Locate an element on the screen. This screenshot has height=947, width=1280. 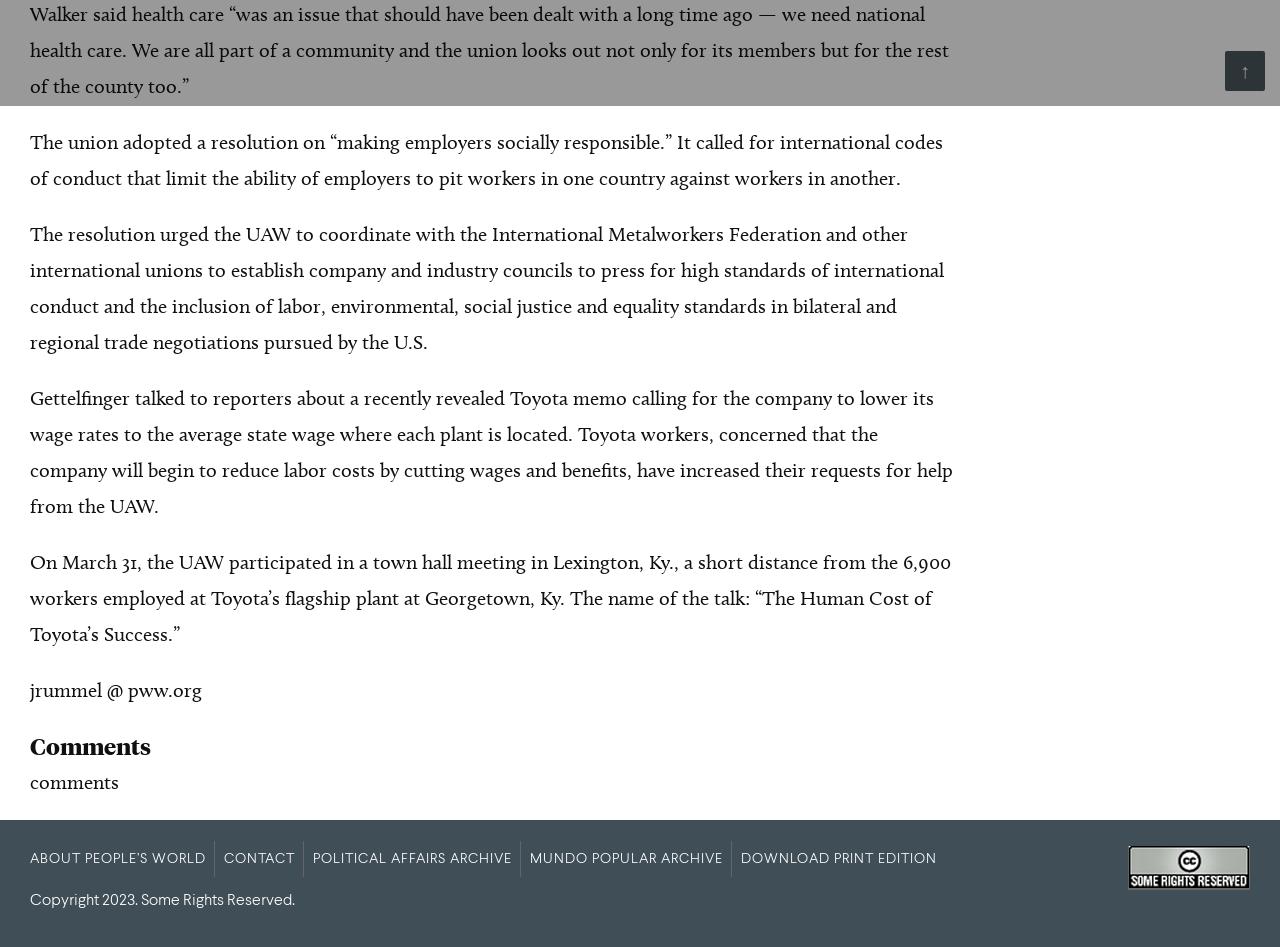
'Gettelfinger talked to reporters about a recently revealed Toyota memo calling for the company to lower its wage rates to the average state wage where each plant is located. Toyota workers, concerned that the company will begin to reduce labor costs by cutting wages and benefits, have increased their requests for help from the UAW.' is located at coordinates (491, 452).